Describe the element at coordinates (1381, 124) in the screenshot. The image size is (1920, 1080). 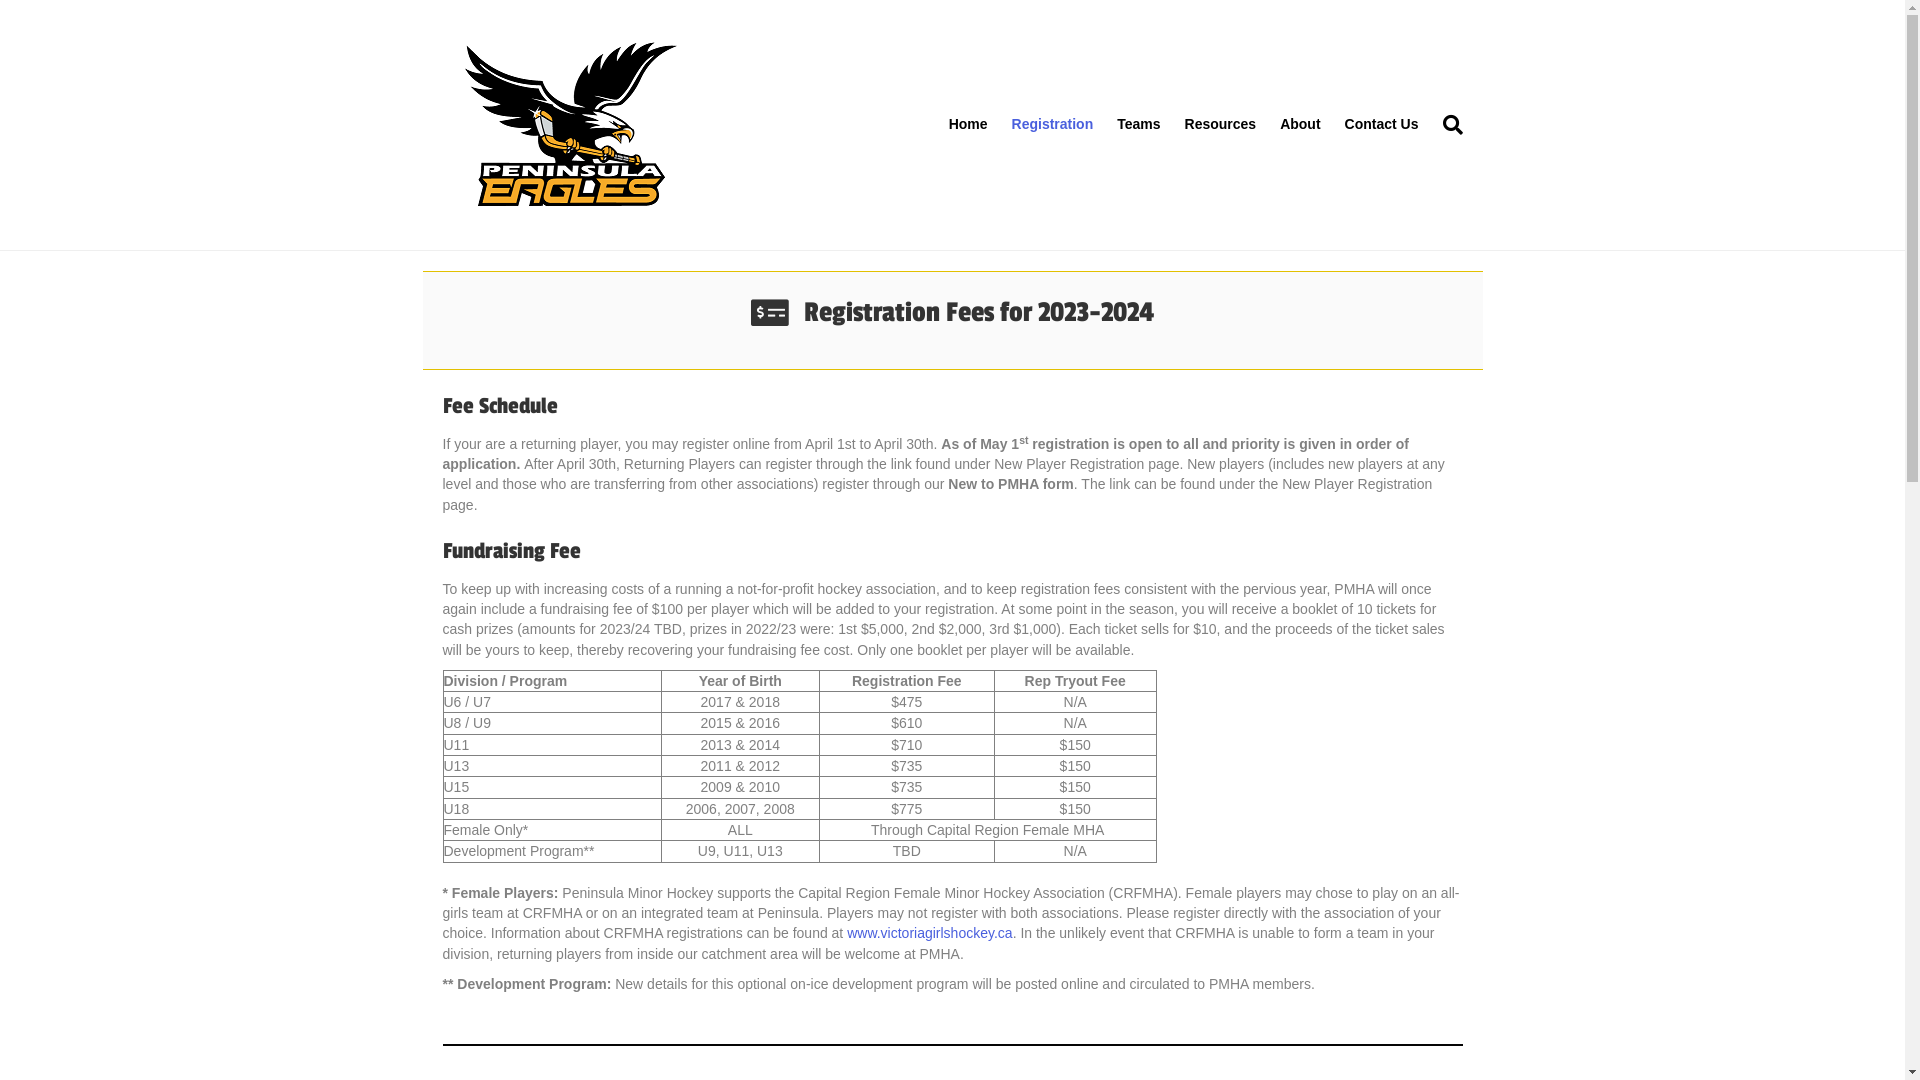
I see `'Contact Us'` at that location.